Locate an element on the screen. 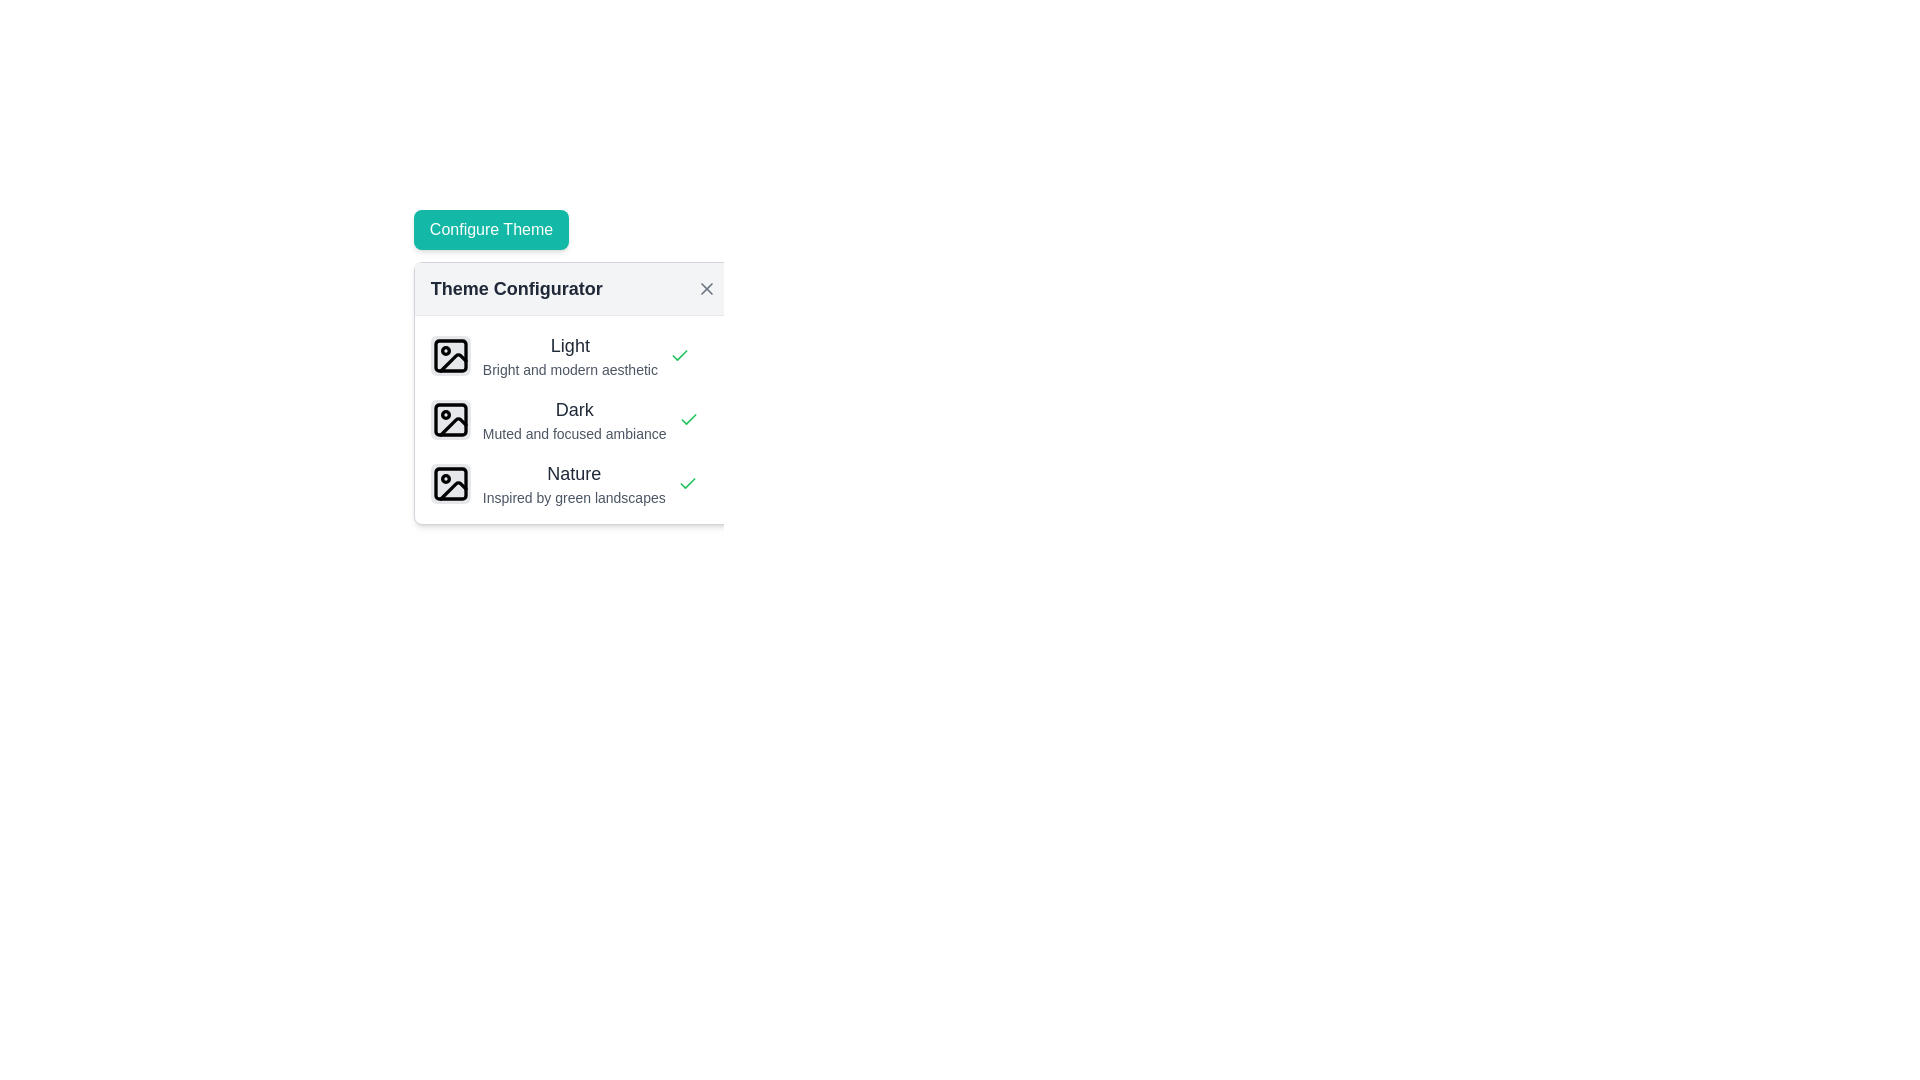 The image size is (1920, 1080). the Text element titled 'Light' with subtitle 'Bright and modern aesthetic', which is positioned in the 'Theme Configurator' section, to the right of an icon placeholder is located at coordinates (569, 354).